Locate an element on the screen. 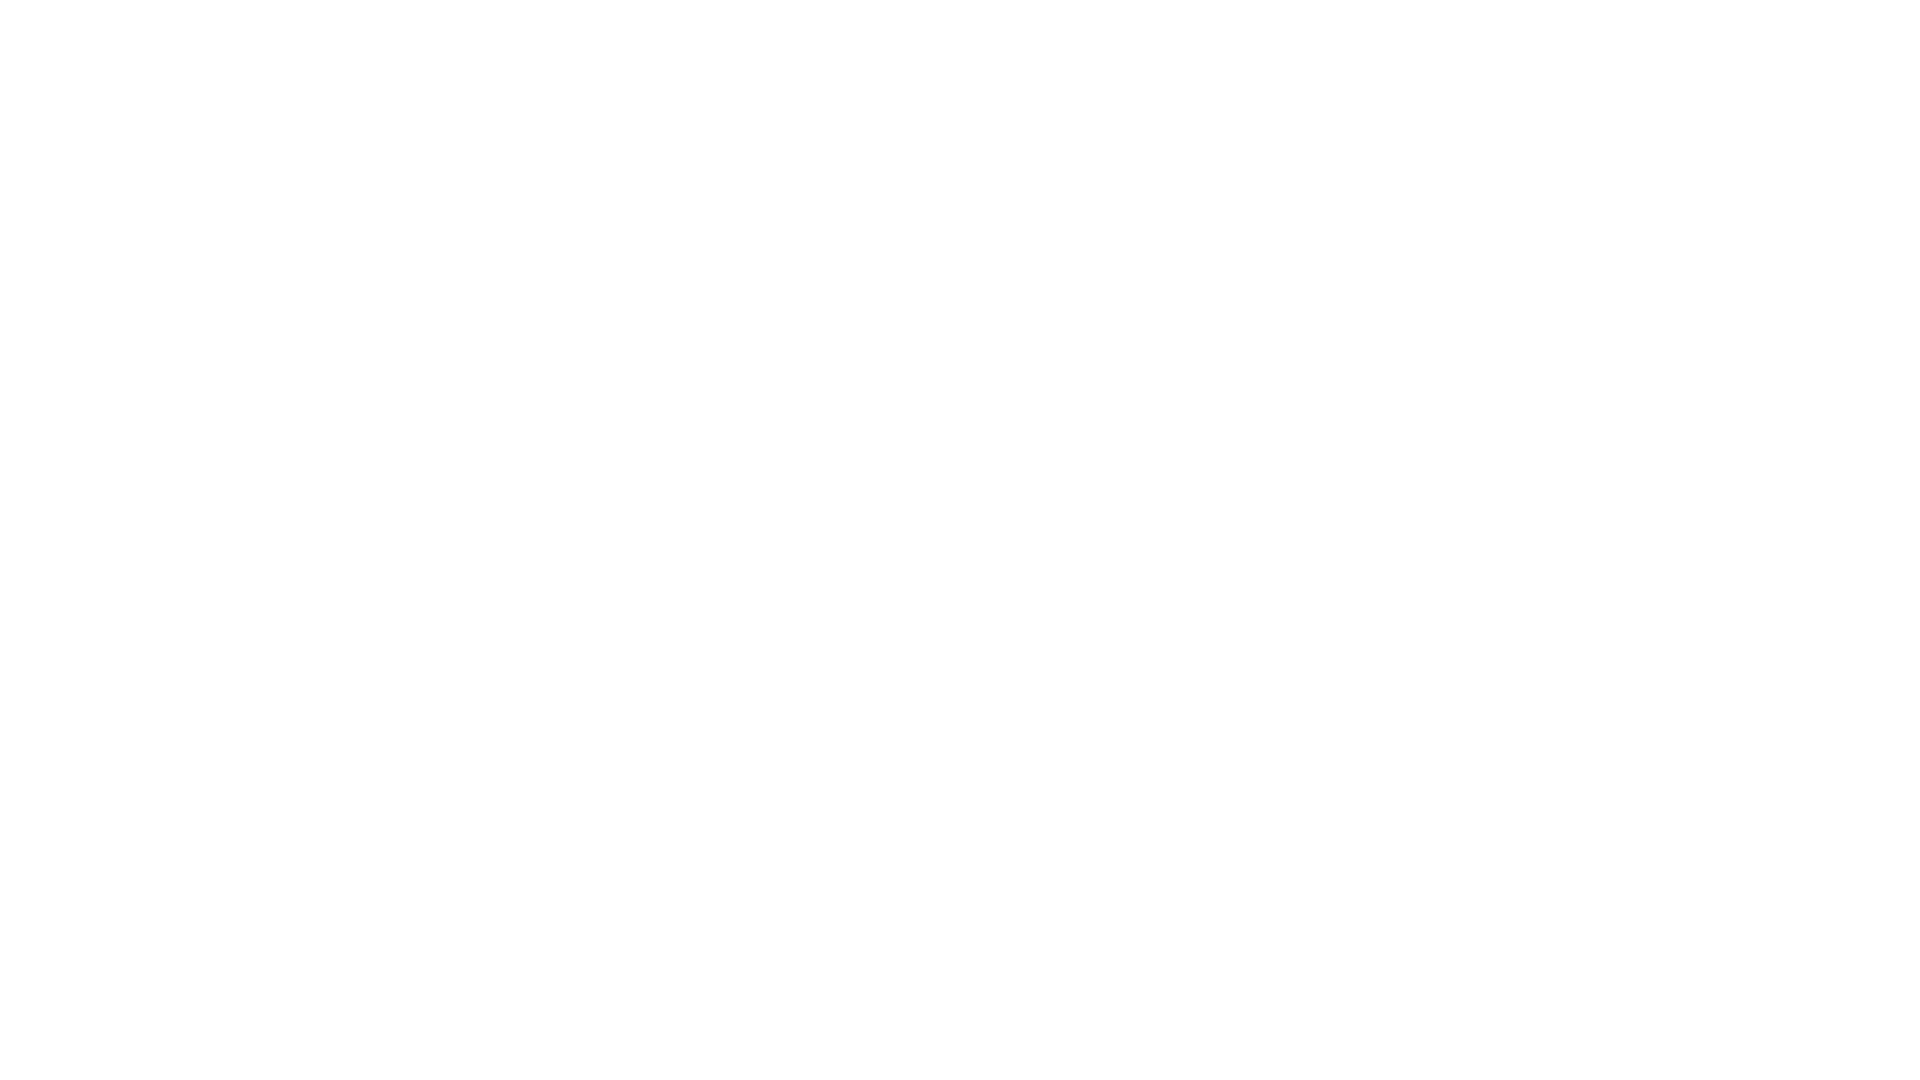 The height and width of the screenshot is (1080, 1920). Show next month is located at coordinates (1085, 219).